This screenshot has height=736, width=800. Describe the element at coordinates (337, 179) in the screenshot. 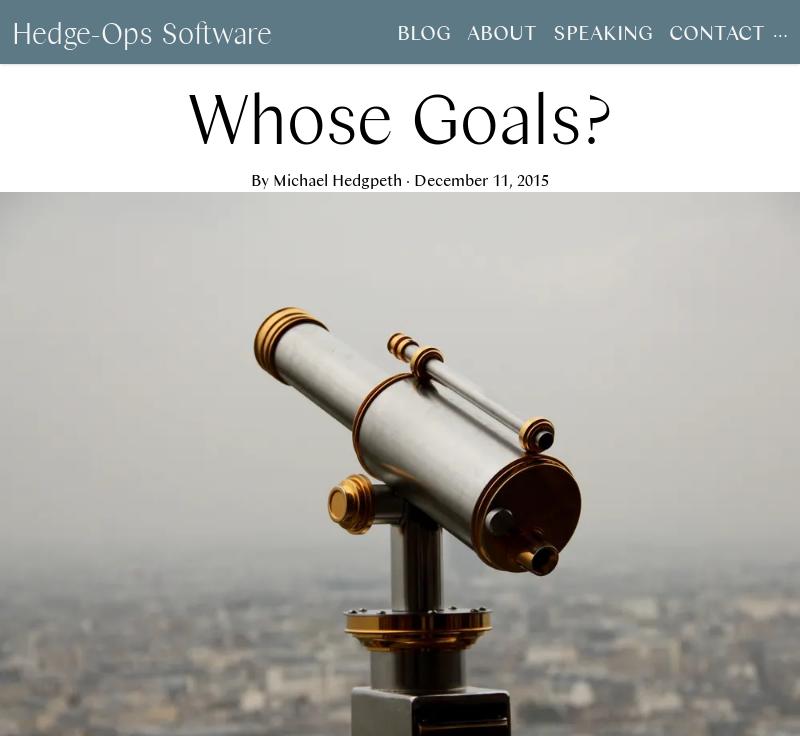

I see `'Michael Hedgpeth'` at that location.